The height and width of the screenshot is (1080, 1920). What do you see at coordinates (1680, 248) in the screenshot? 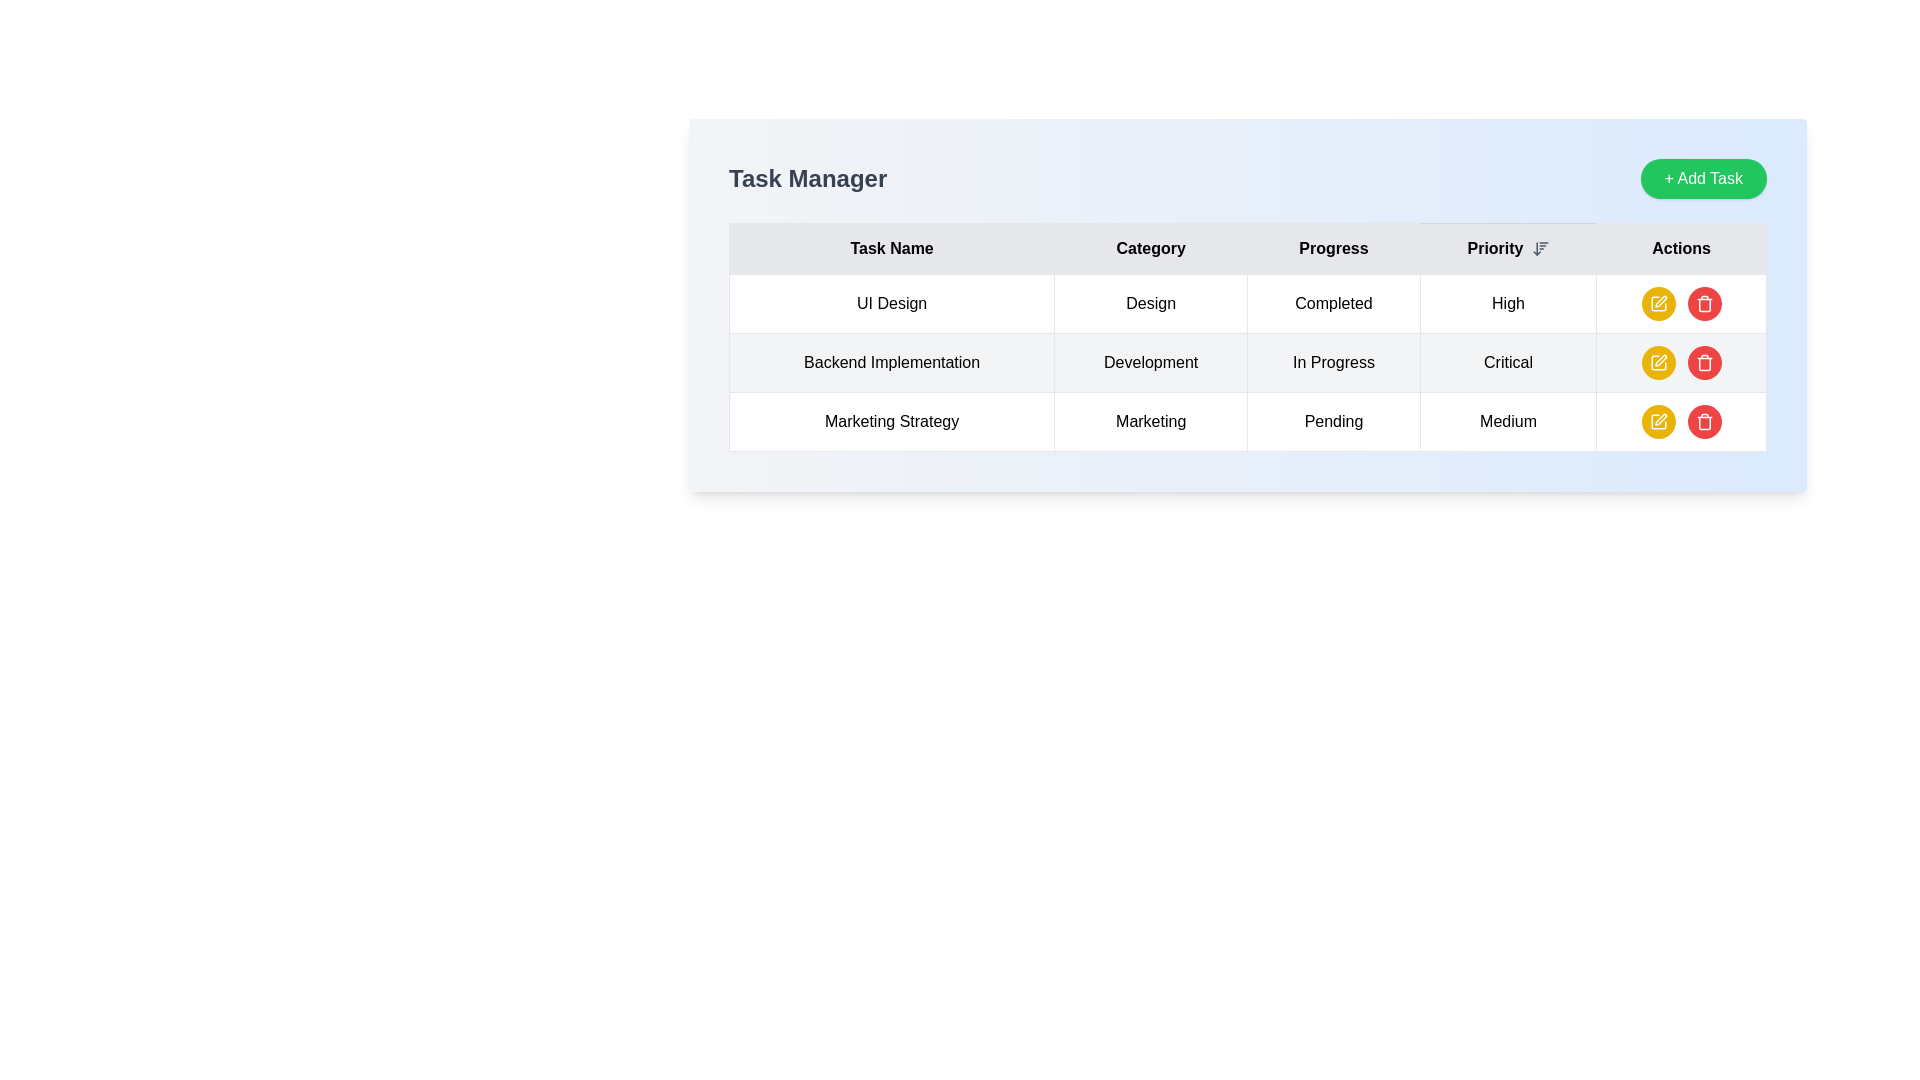
I see `the 'Actions' column header in the Task Manager table` at bounding box center [1680, 248].